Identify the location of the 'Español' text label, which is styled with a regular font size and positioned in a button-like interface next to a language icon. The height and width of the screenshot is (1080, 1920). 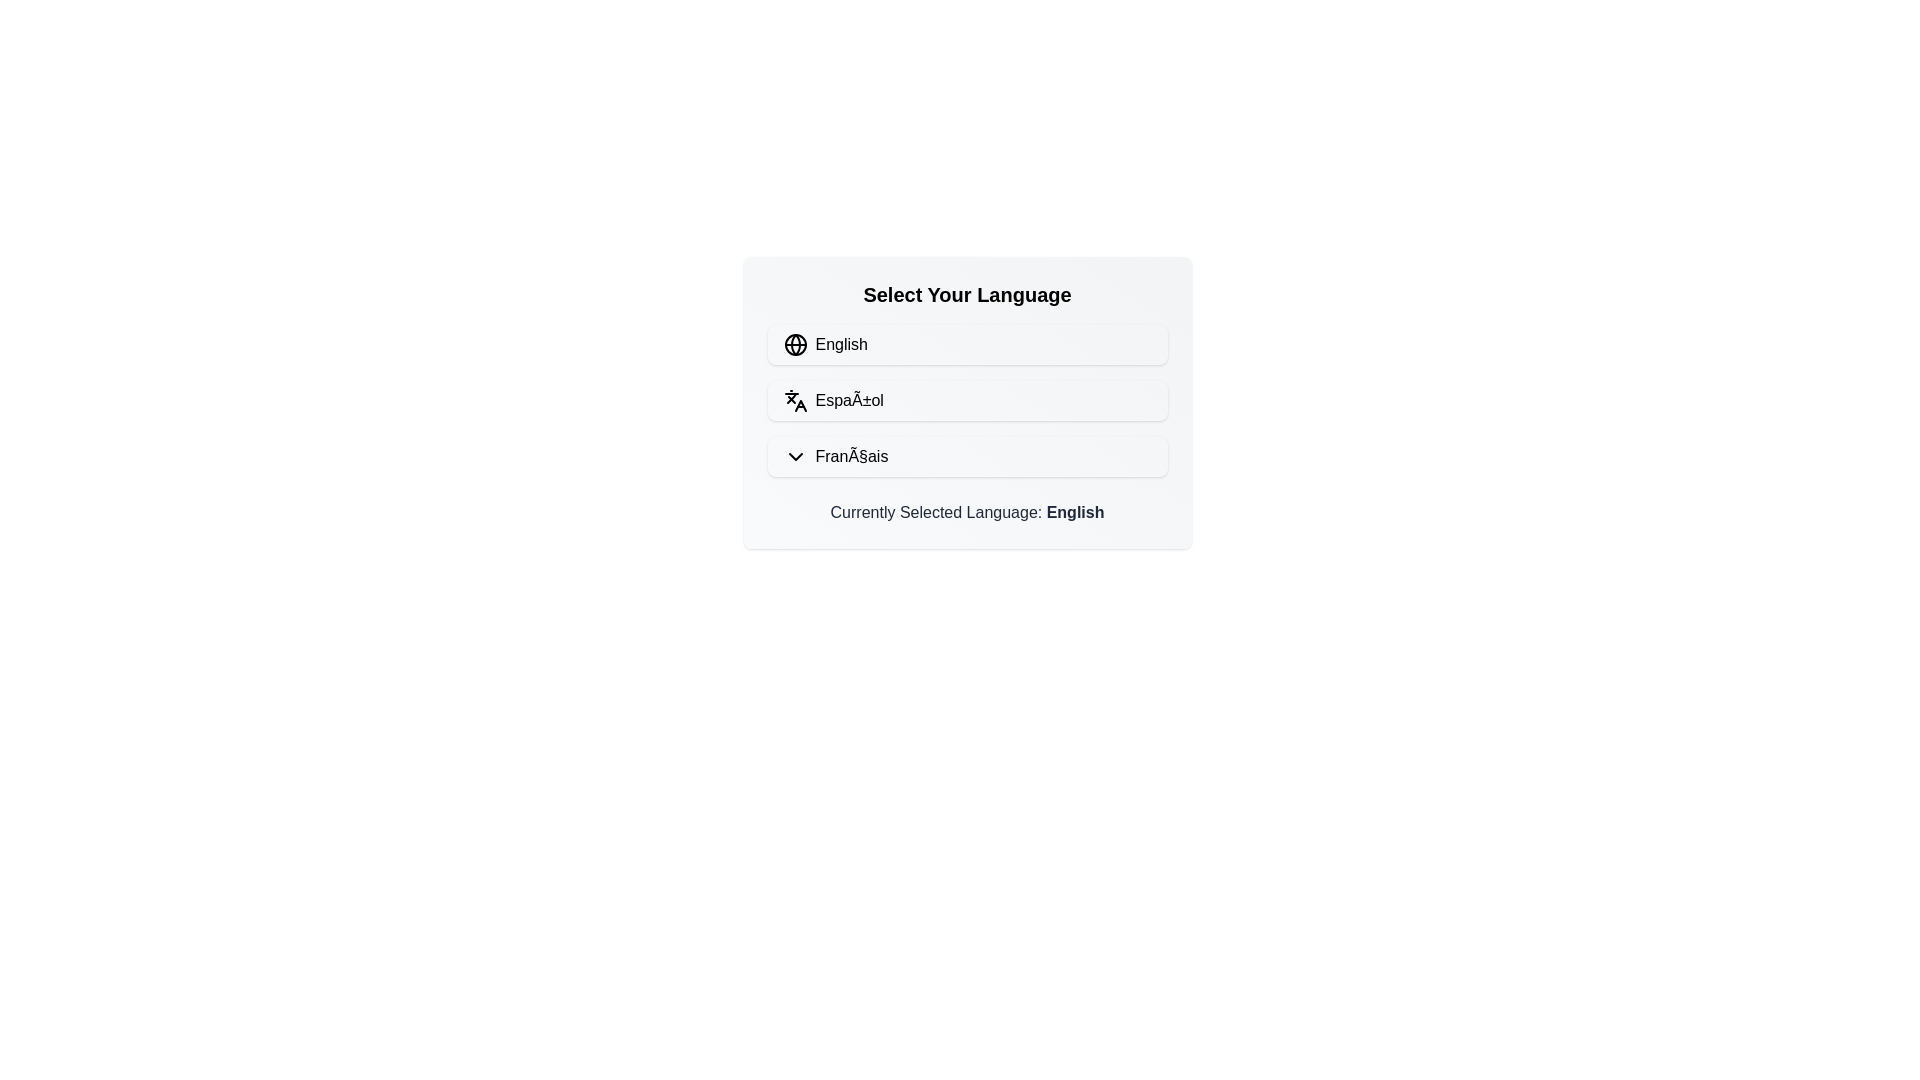
(849, 401).